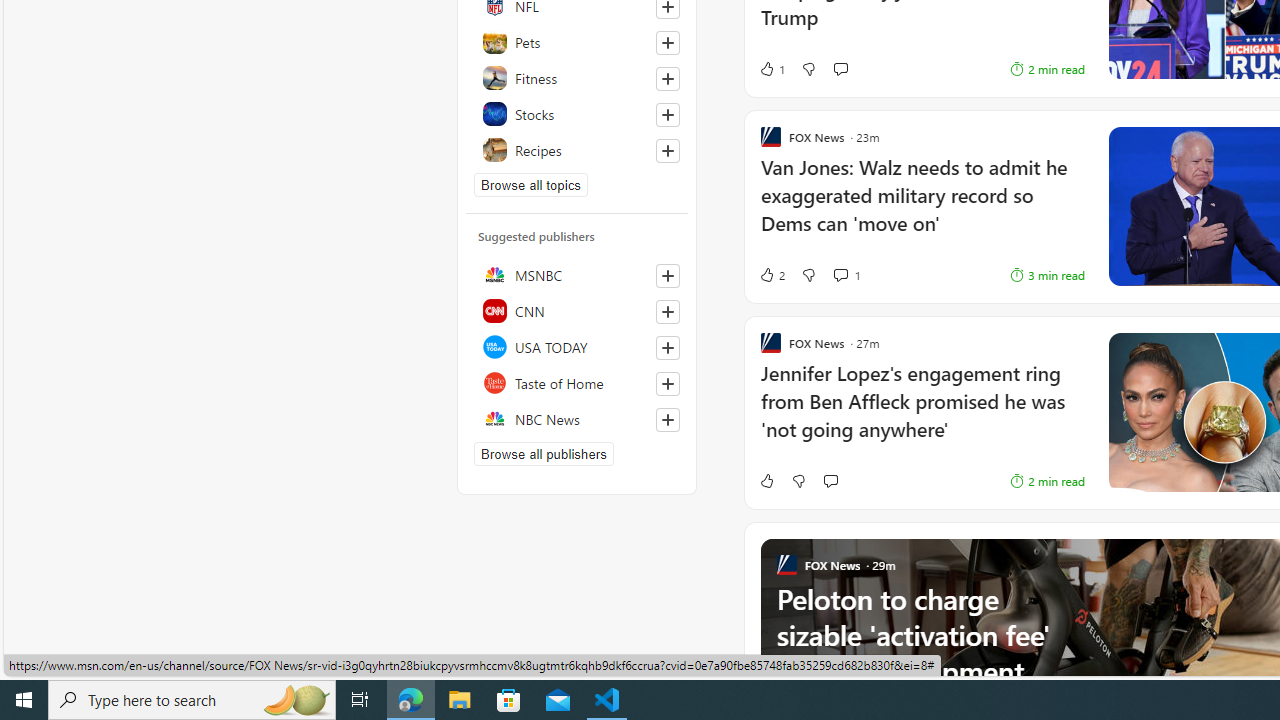 Image resolution: width=1280 pixels, height=720 pixels. Describe the element at coordinates (576, 275) in the screenshot. I see `'MSNBC'` at that location.